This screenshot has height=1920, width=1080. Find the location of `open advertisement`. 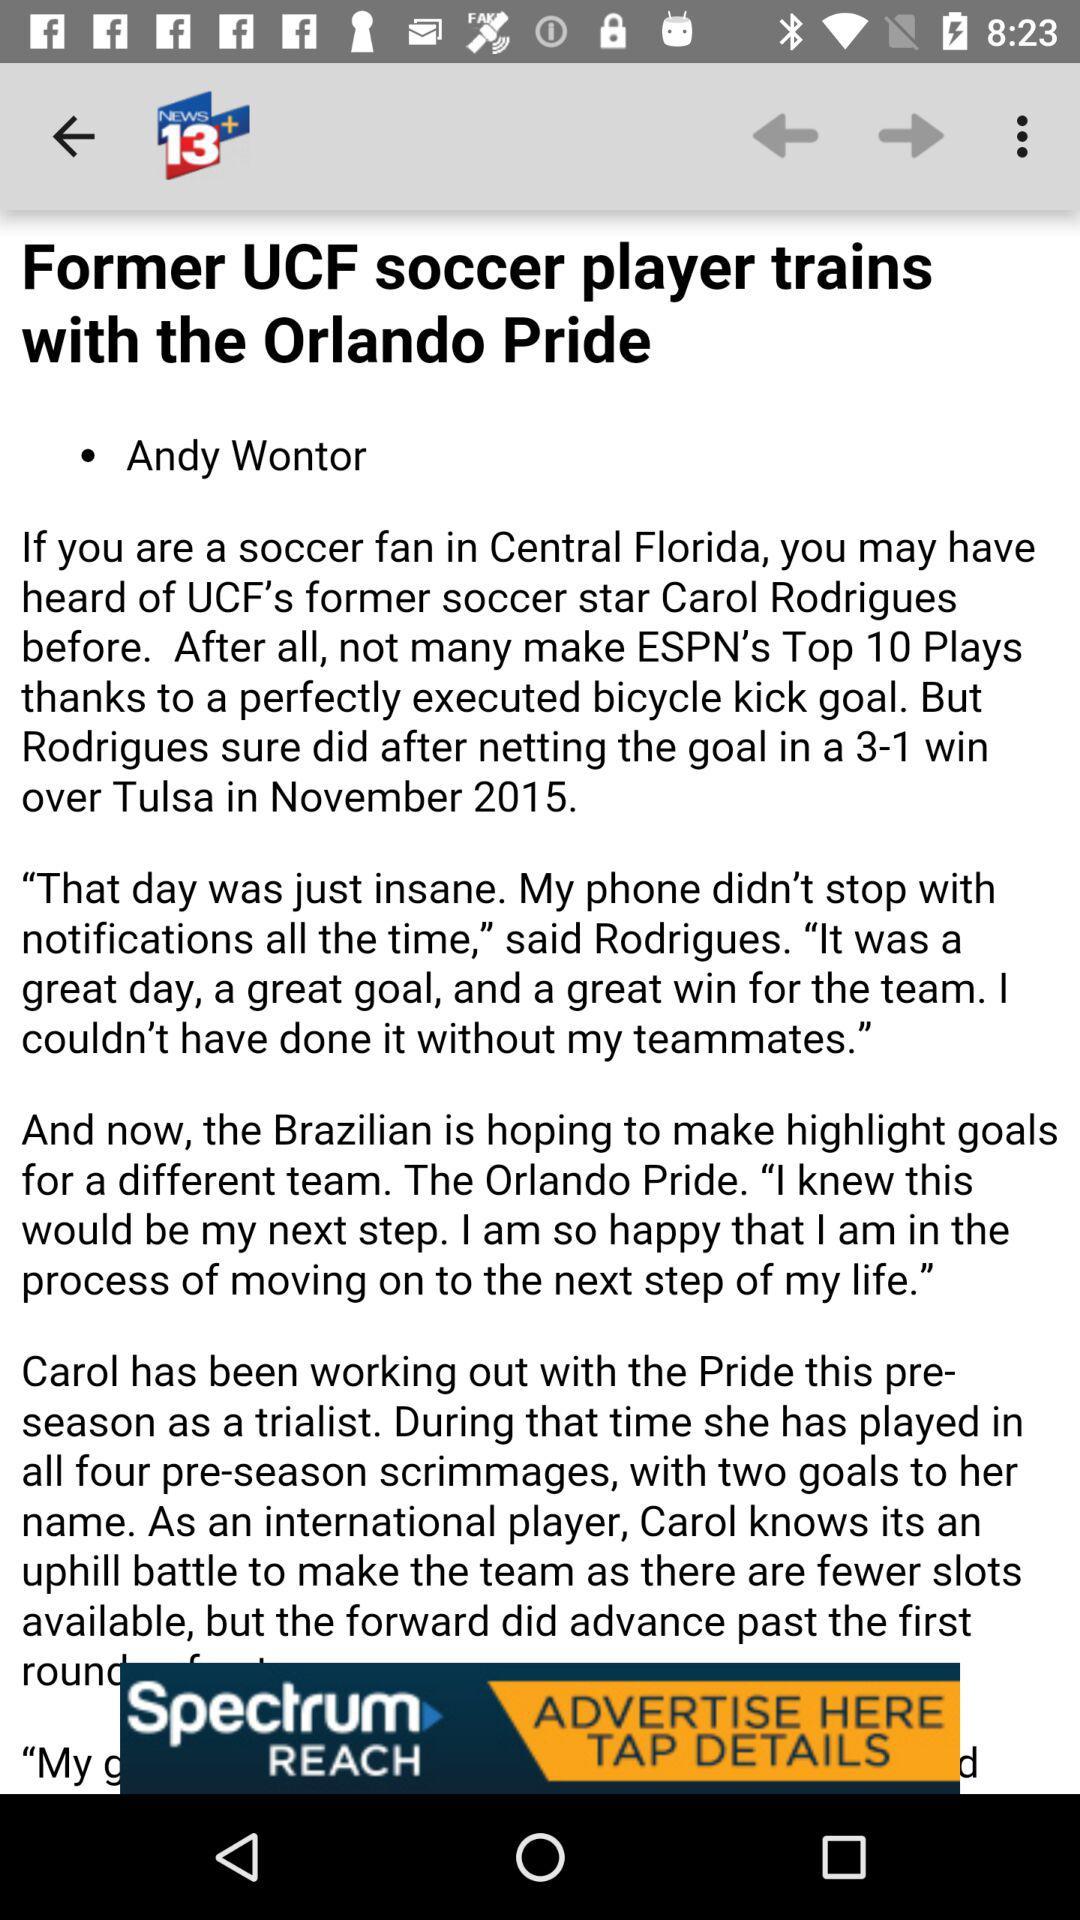

open advertisement is located at coordinates (540, 1727).